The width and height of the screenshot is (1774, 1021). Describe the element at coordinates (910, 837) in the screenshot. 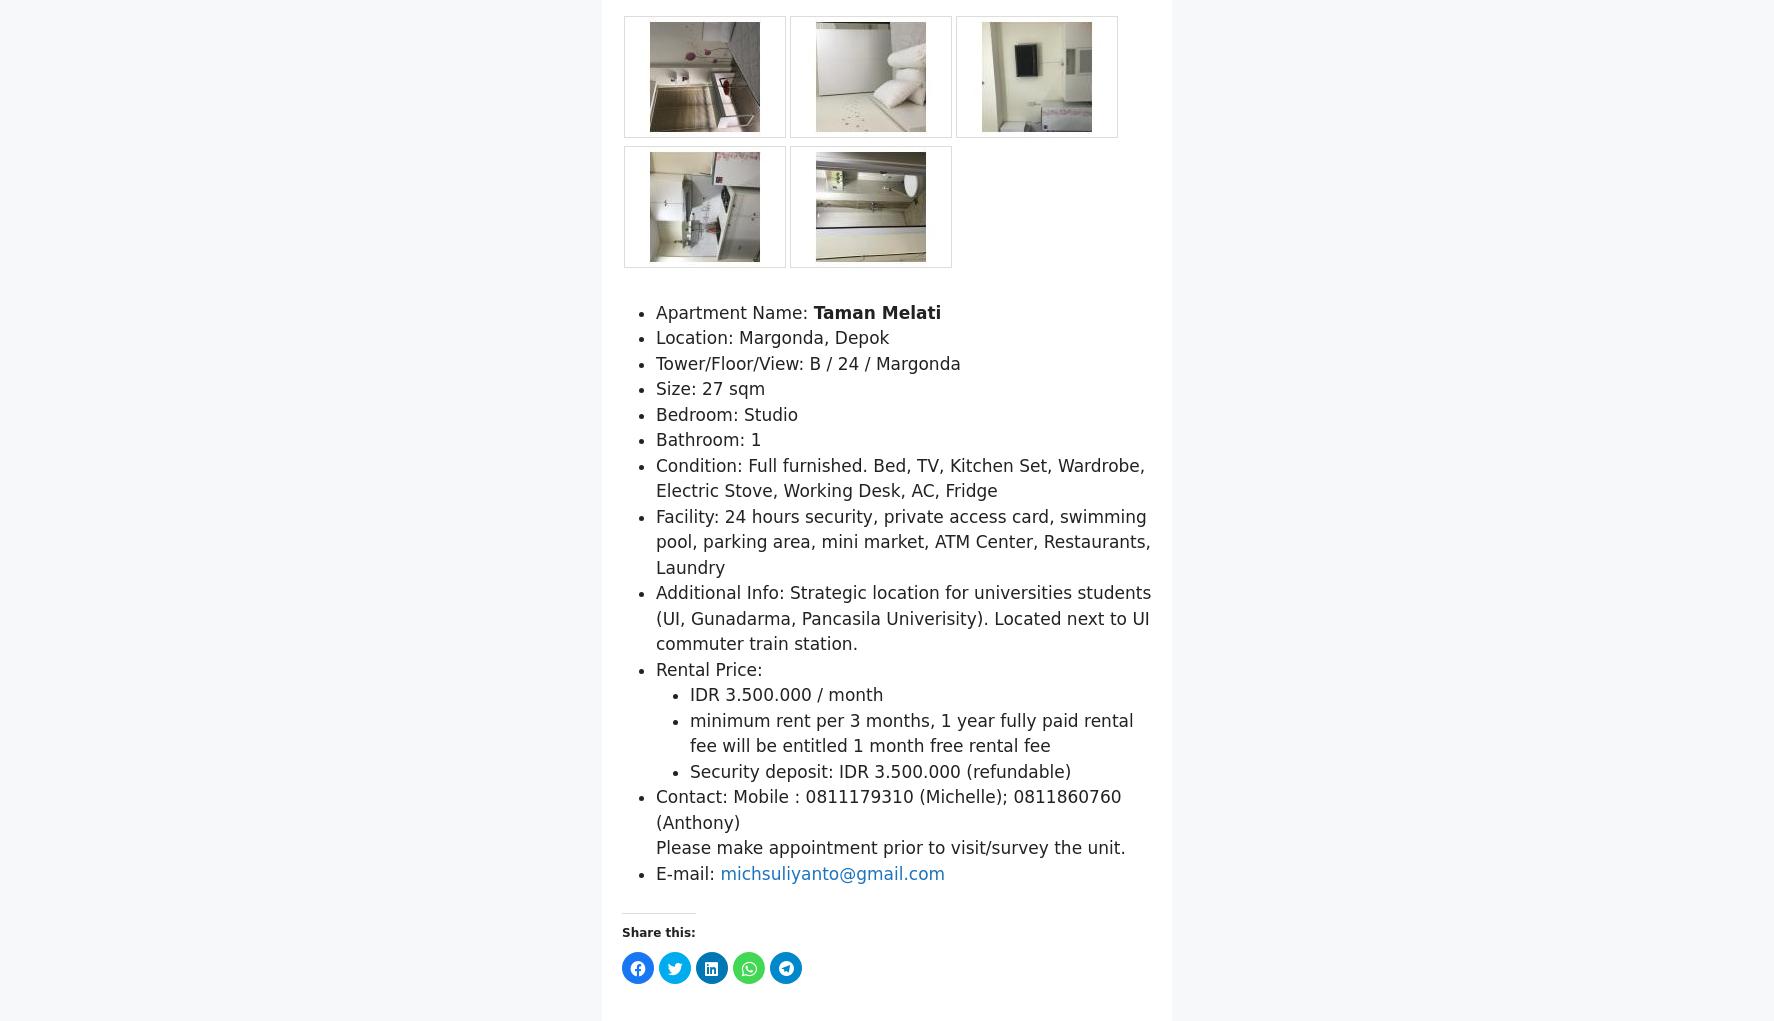

I see `'minimum rent per 3 months, 1 year fully paid rental fee will be entitled 1 month free rental fee'` at that location.